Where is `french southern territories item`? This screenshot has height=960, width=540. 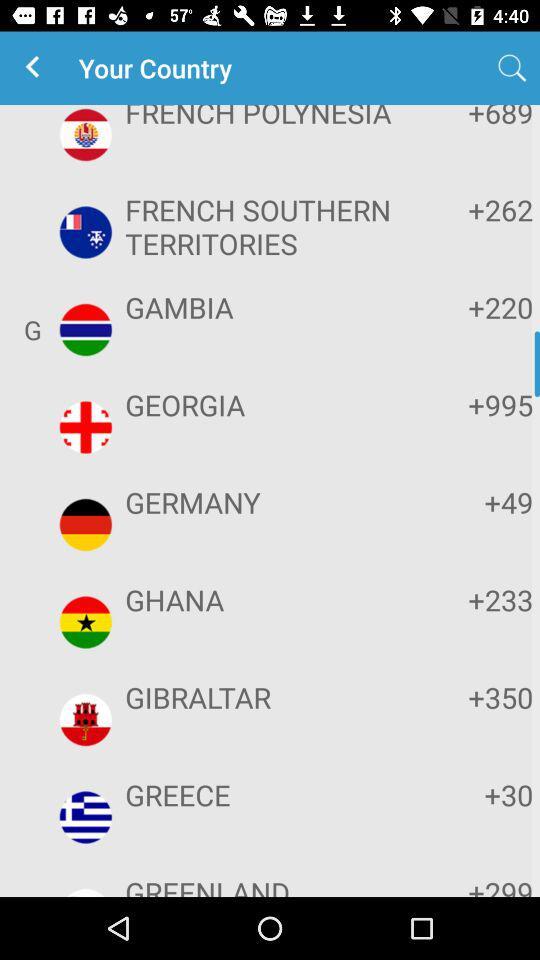
french southern territories item is located at coordinates (267, 226).